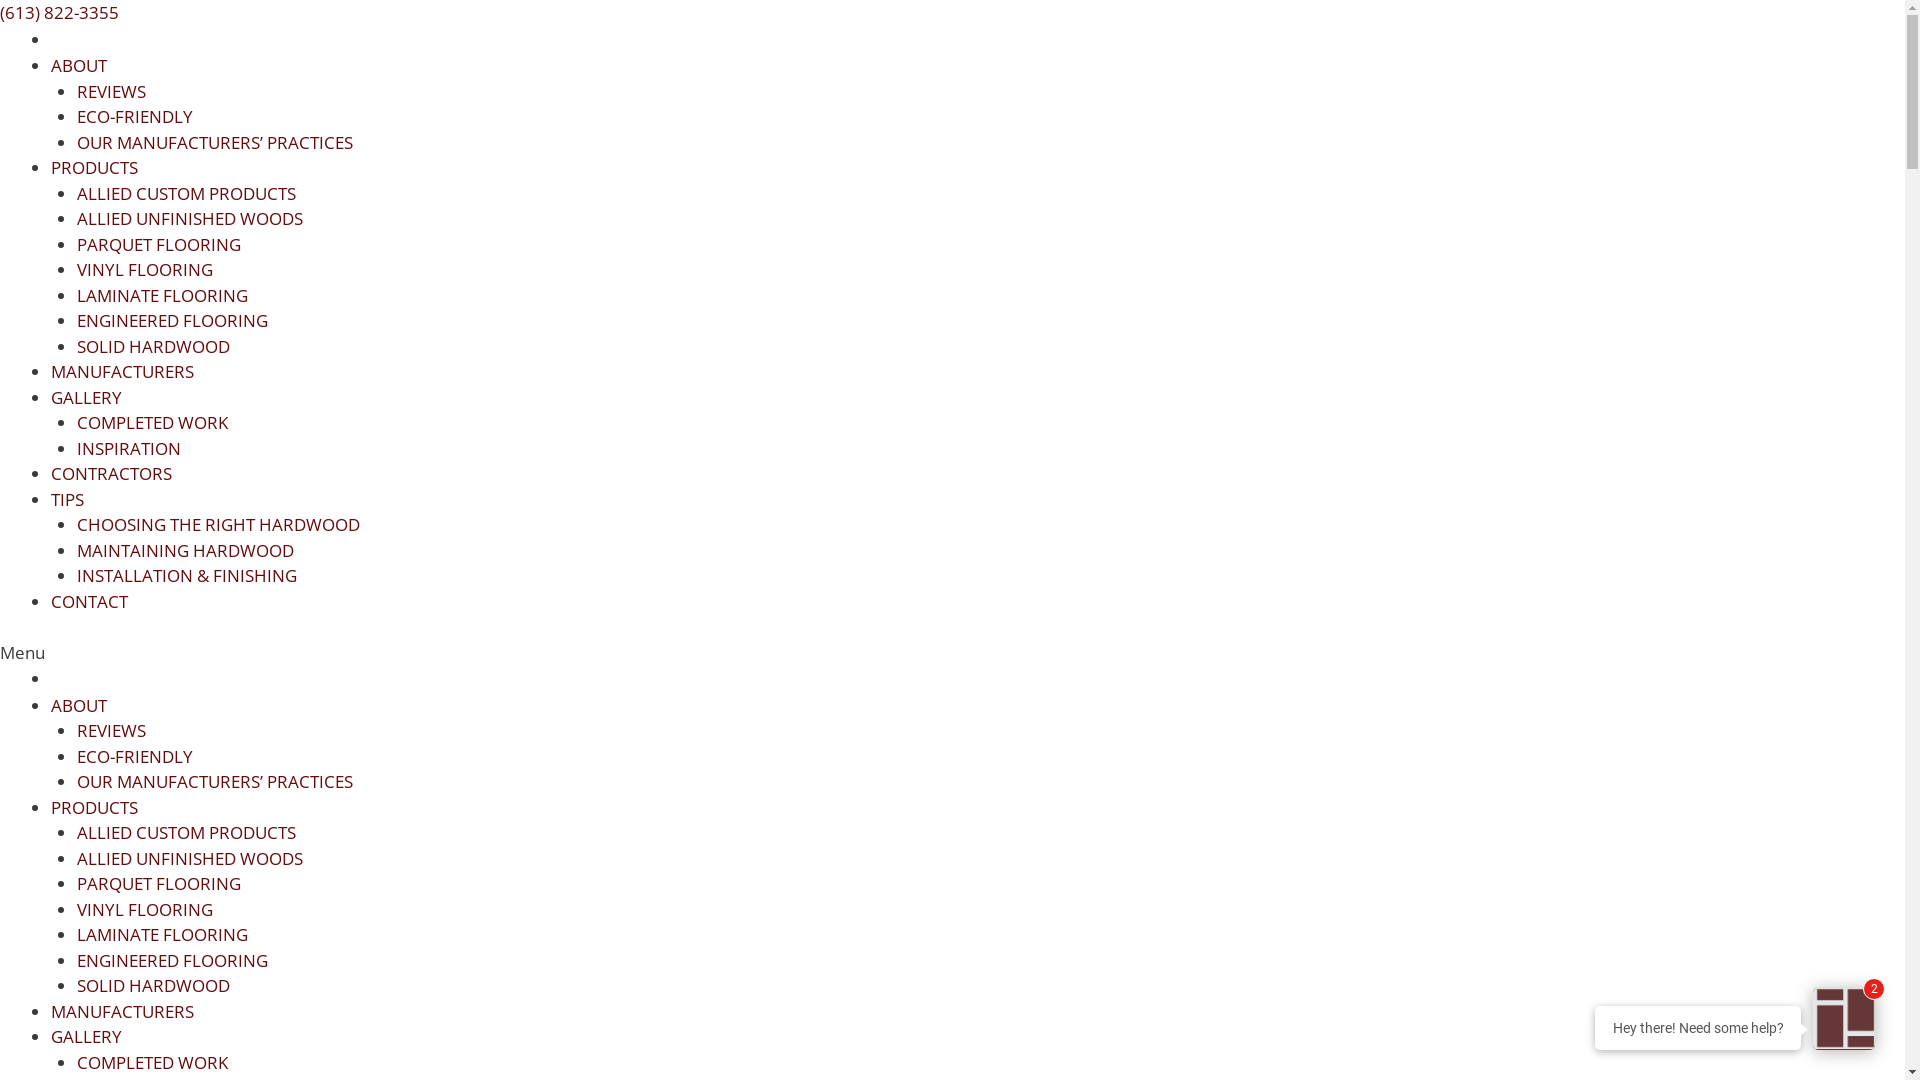 This screenshot has width=1920, height=1080. Describe the element at coordinates (88, 600) in the screenshot. I see `'CONTACT'` at that location.